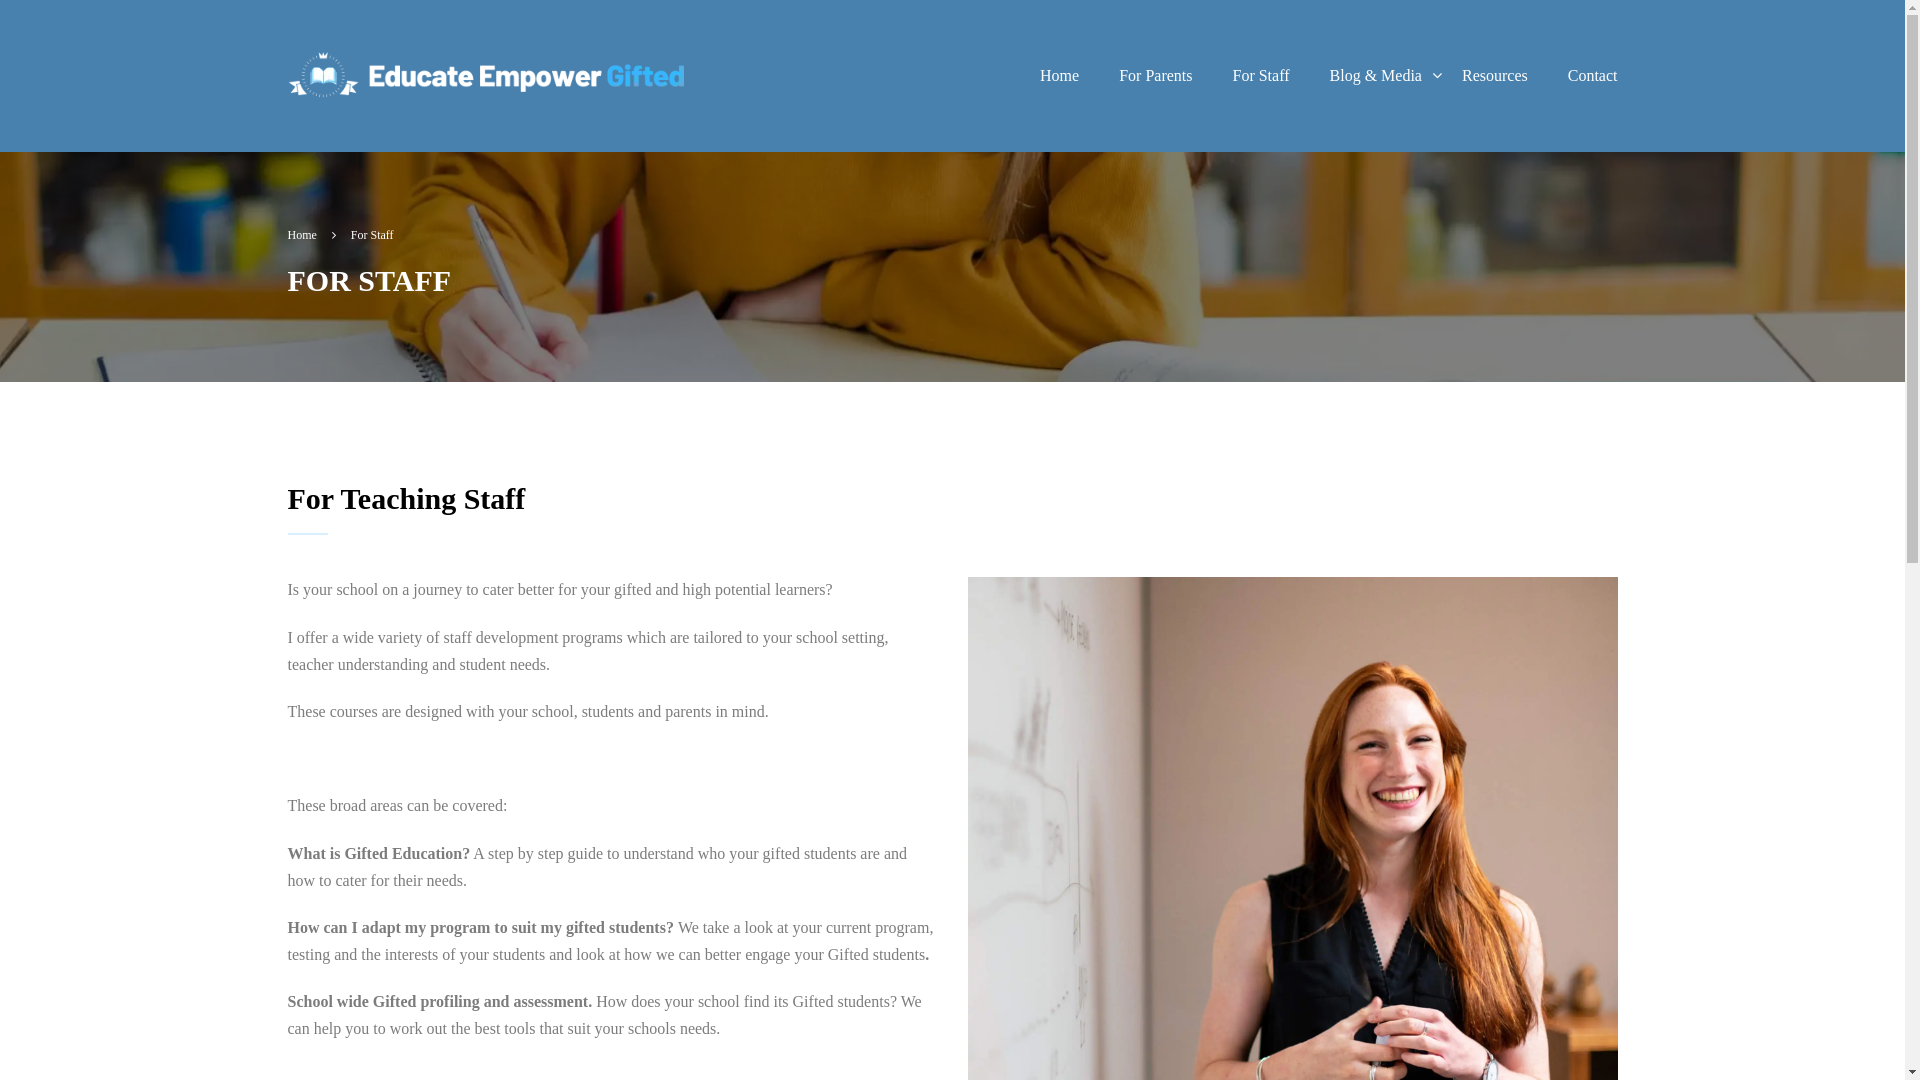 The width and height of the screenshot is (1920, 1080). Describe the element at coordinates (1494, 75) in the screenshot. I see `'Resources'` at that location.